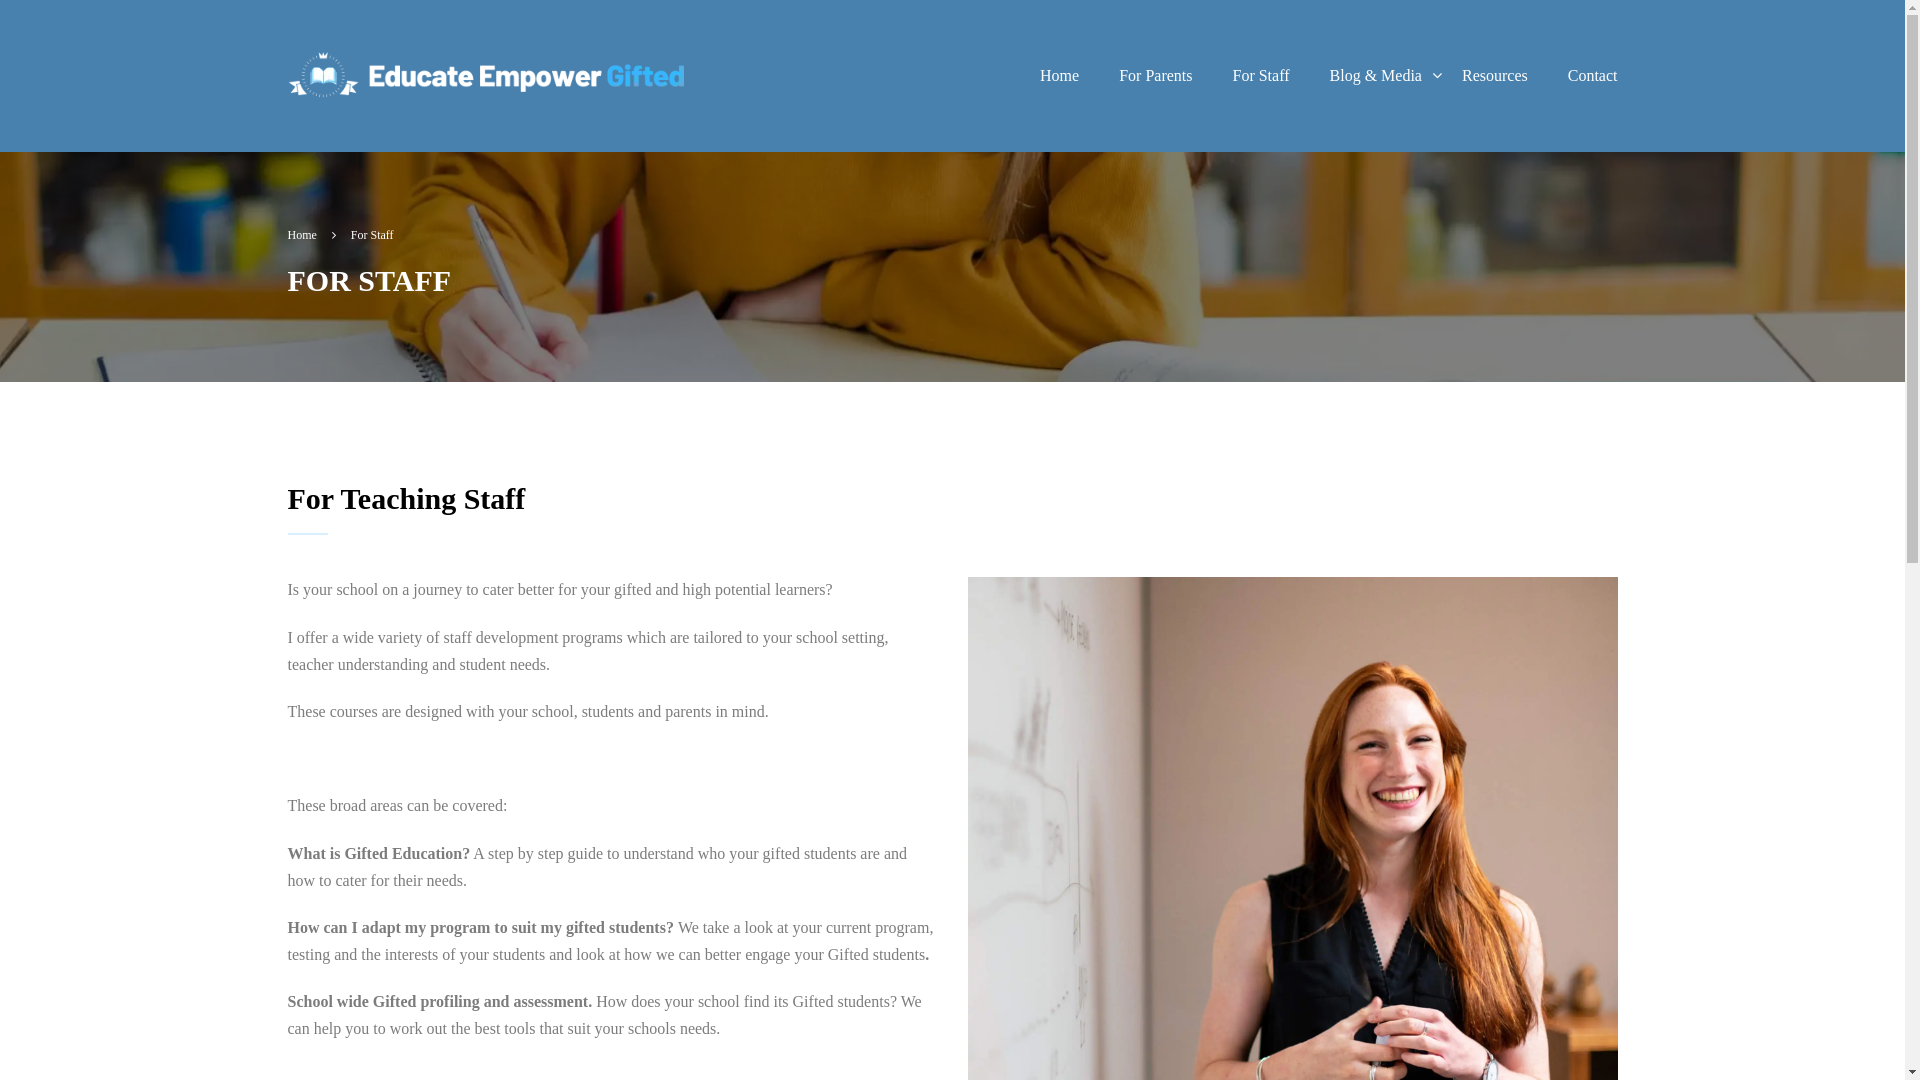 The width and height of the screenshot is (1920, 1080). Describe the element at coordinates (1494, 75) in the screenshot. I see `'Resources'` at that location.